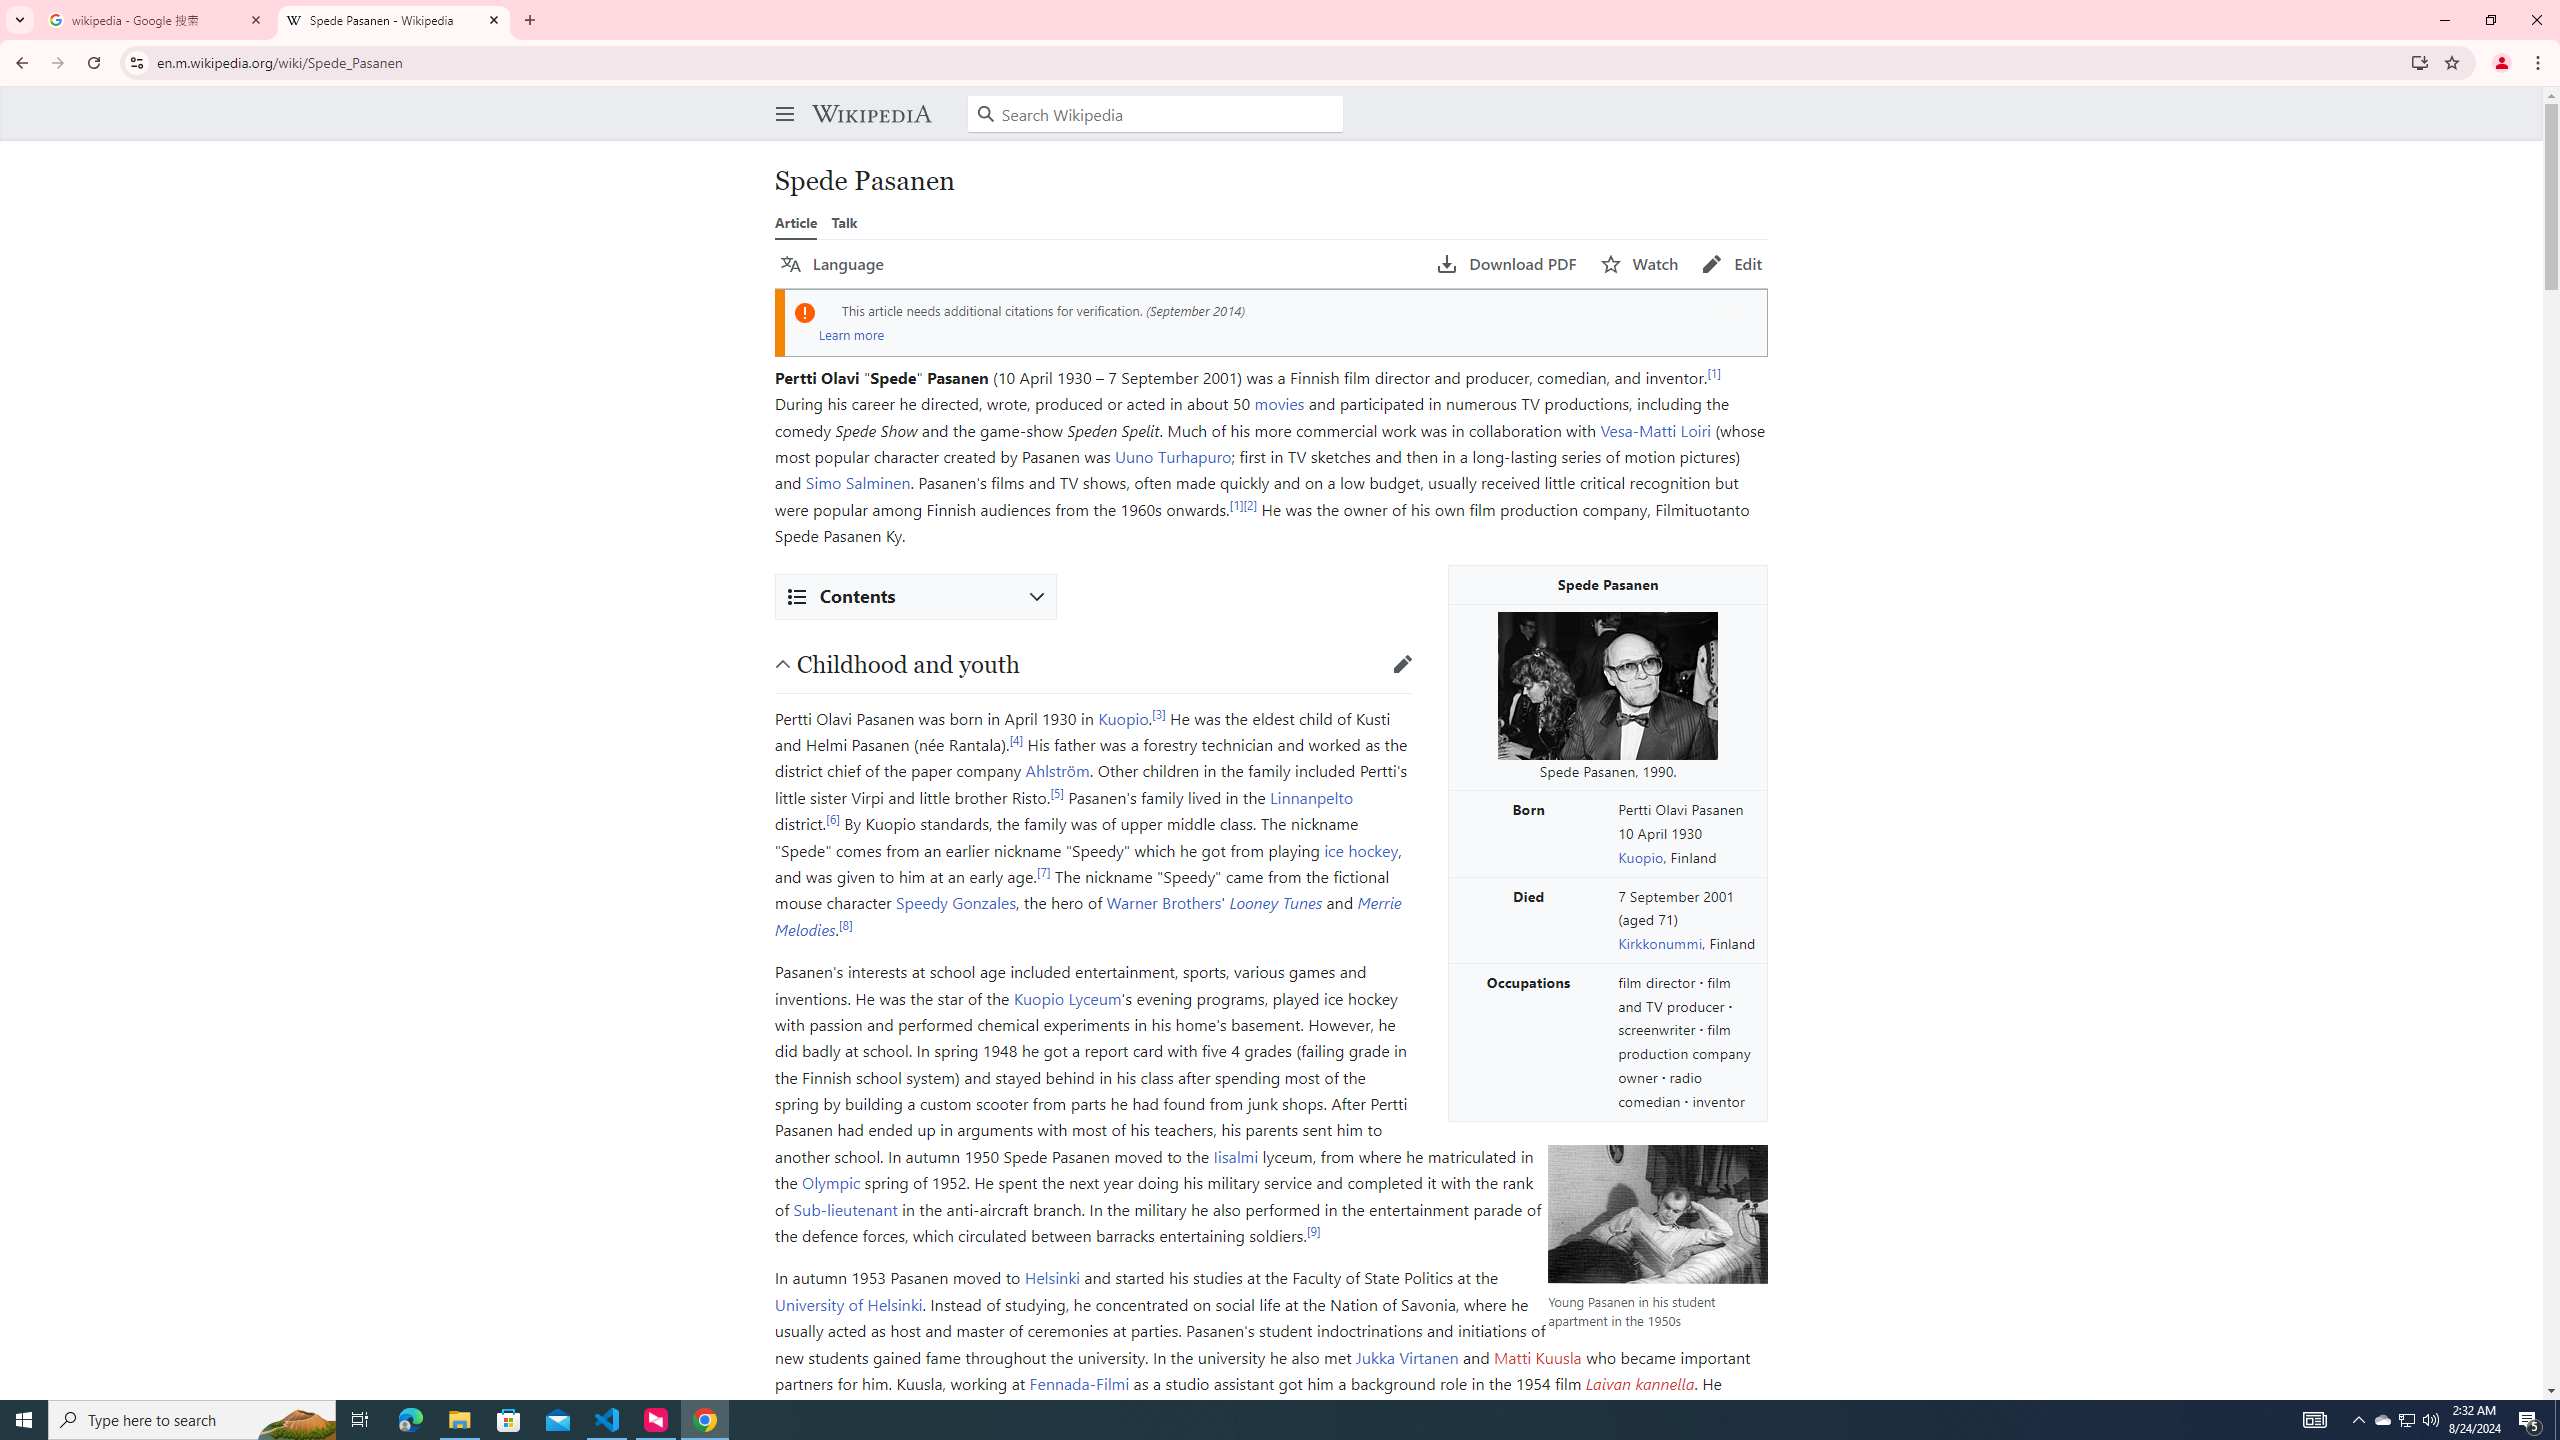 Image resolution: width=2560 pixels, height=1440 pixels. What do you see at coordinates (1043, 870) in the screenshot?
I see `'[7]'` at bounding box center [1043, 870].